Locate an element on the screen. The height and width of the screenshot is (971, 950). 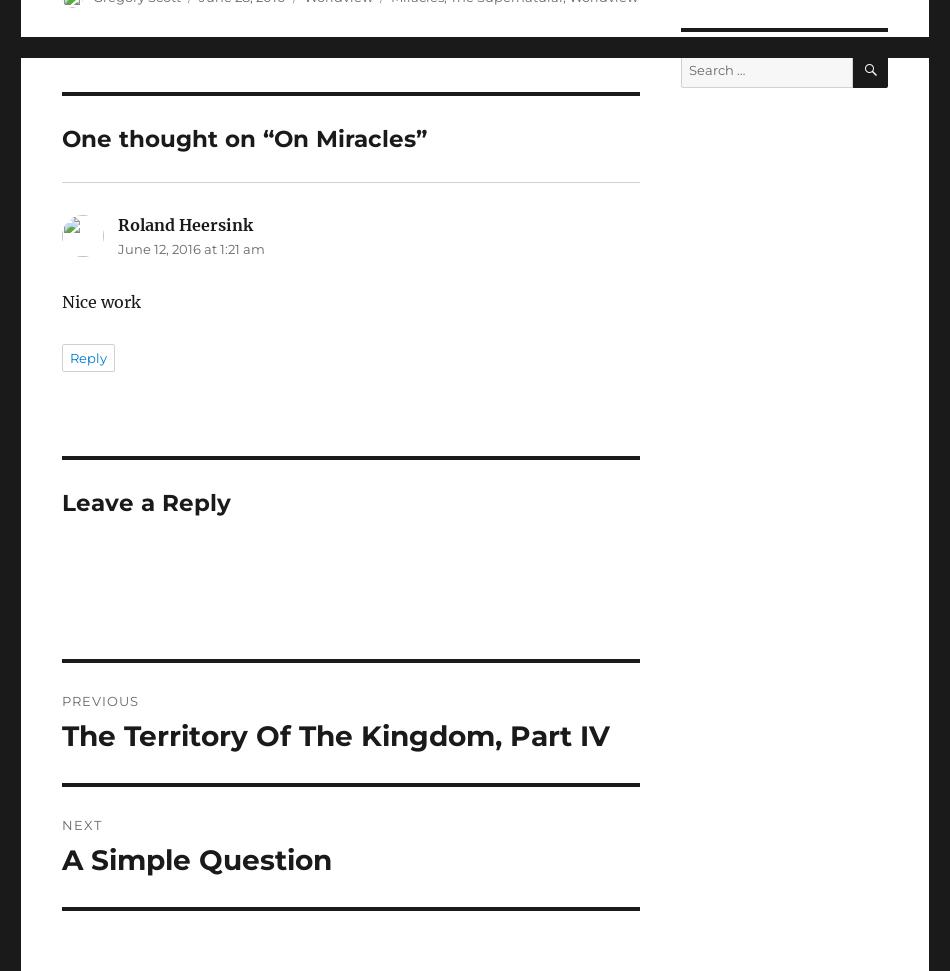
'One thought on “On Miracles”' is located at coordinates (243, 139).